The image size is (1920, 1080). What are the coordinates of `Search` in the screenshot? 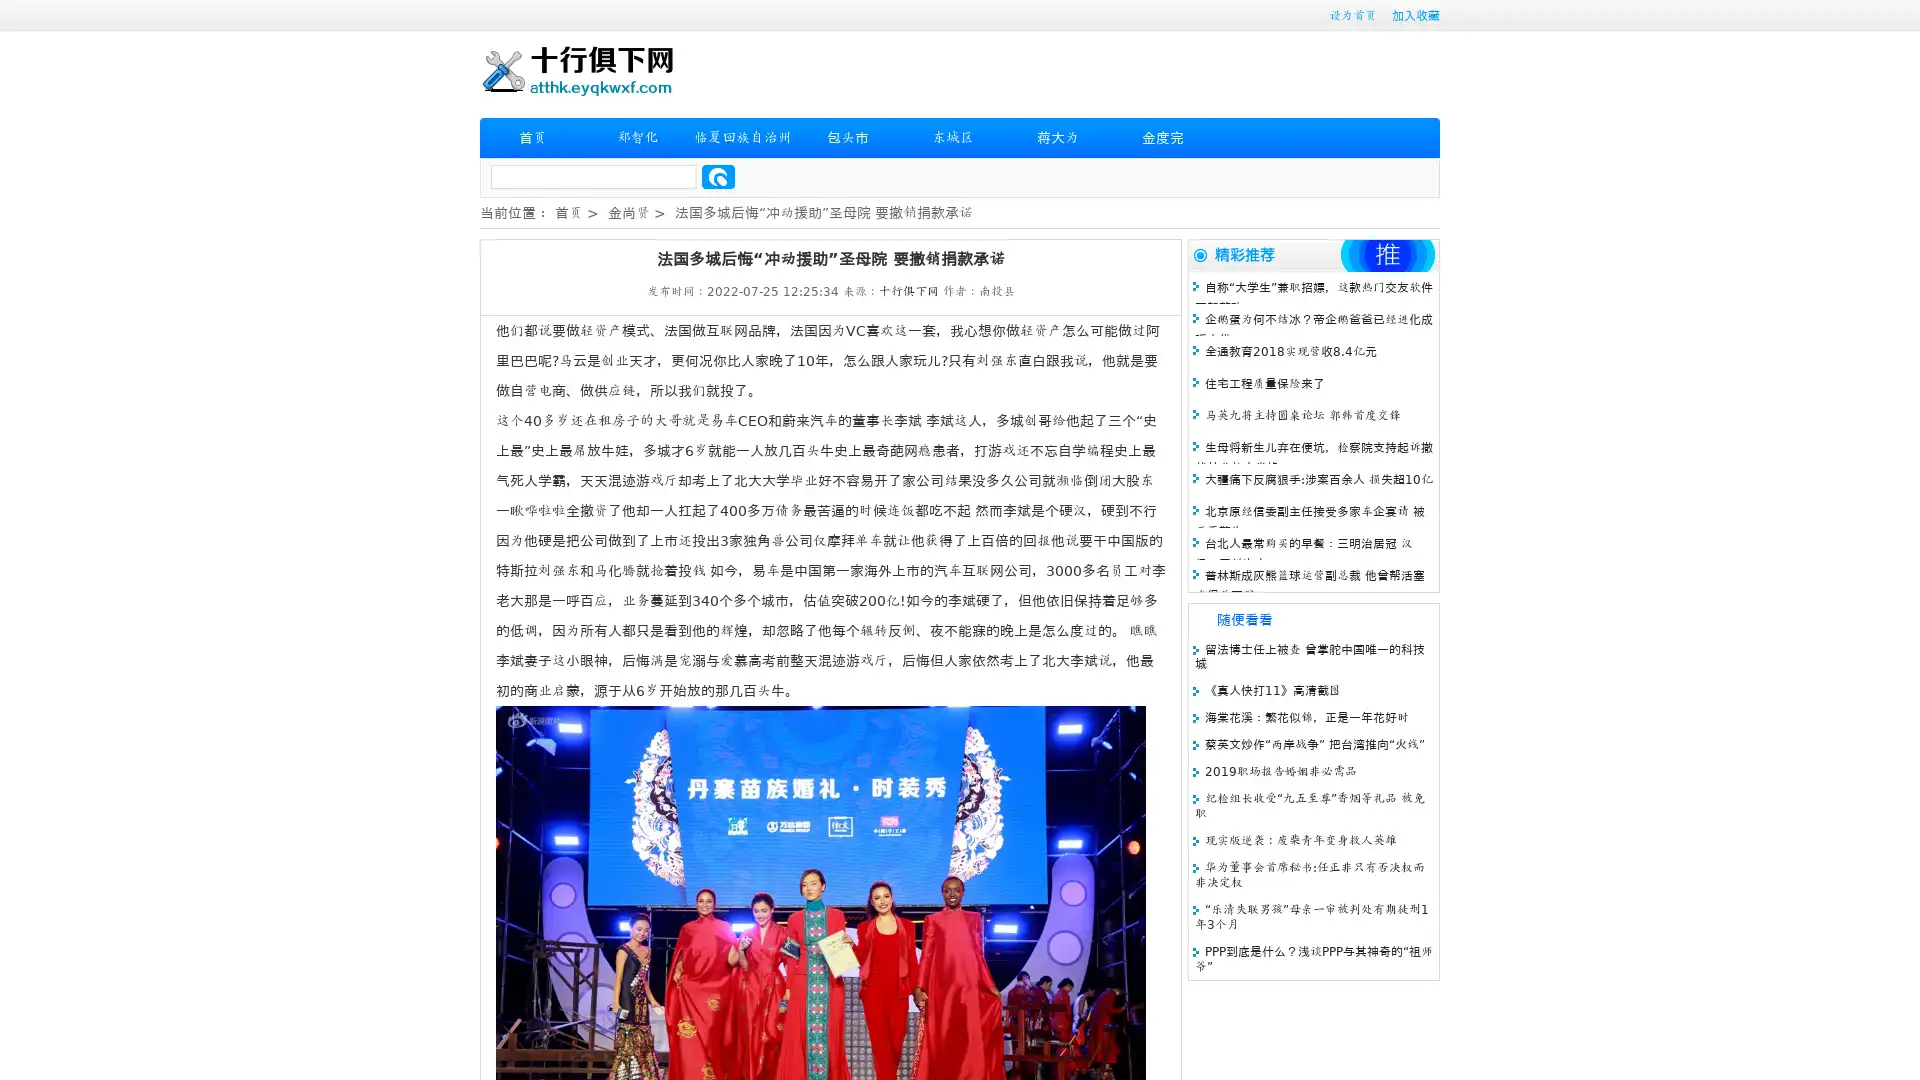 It's located at (718, 176).